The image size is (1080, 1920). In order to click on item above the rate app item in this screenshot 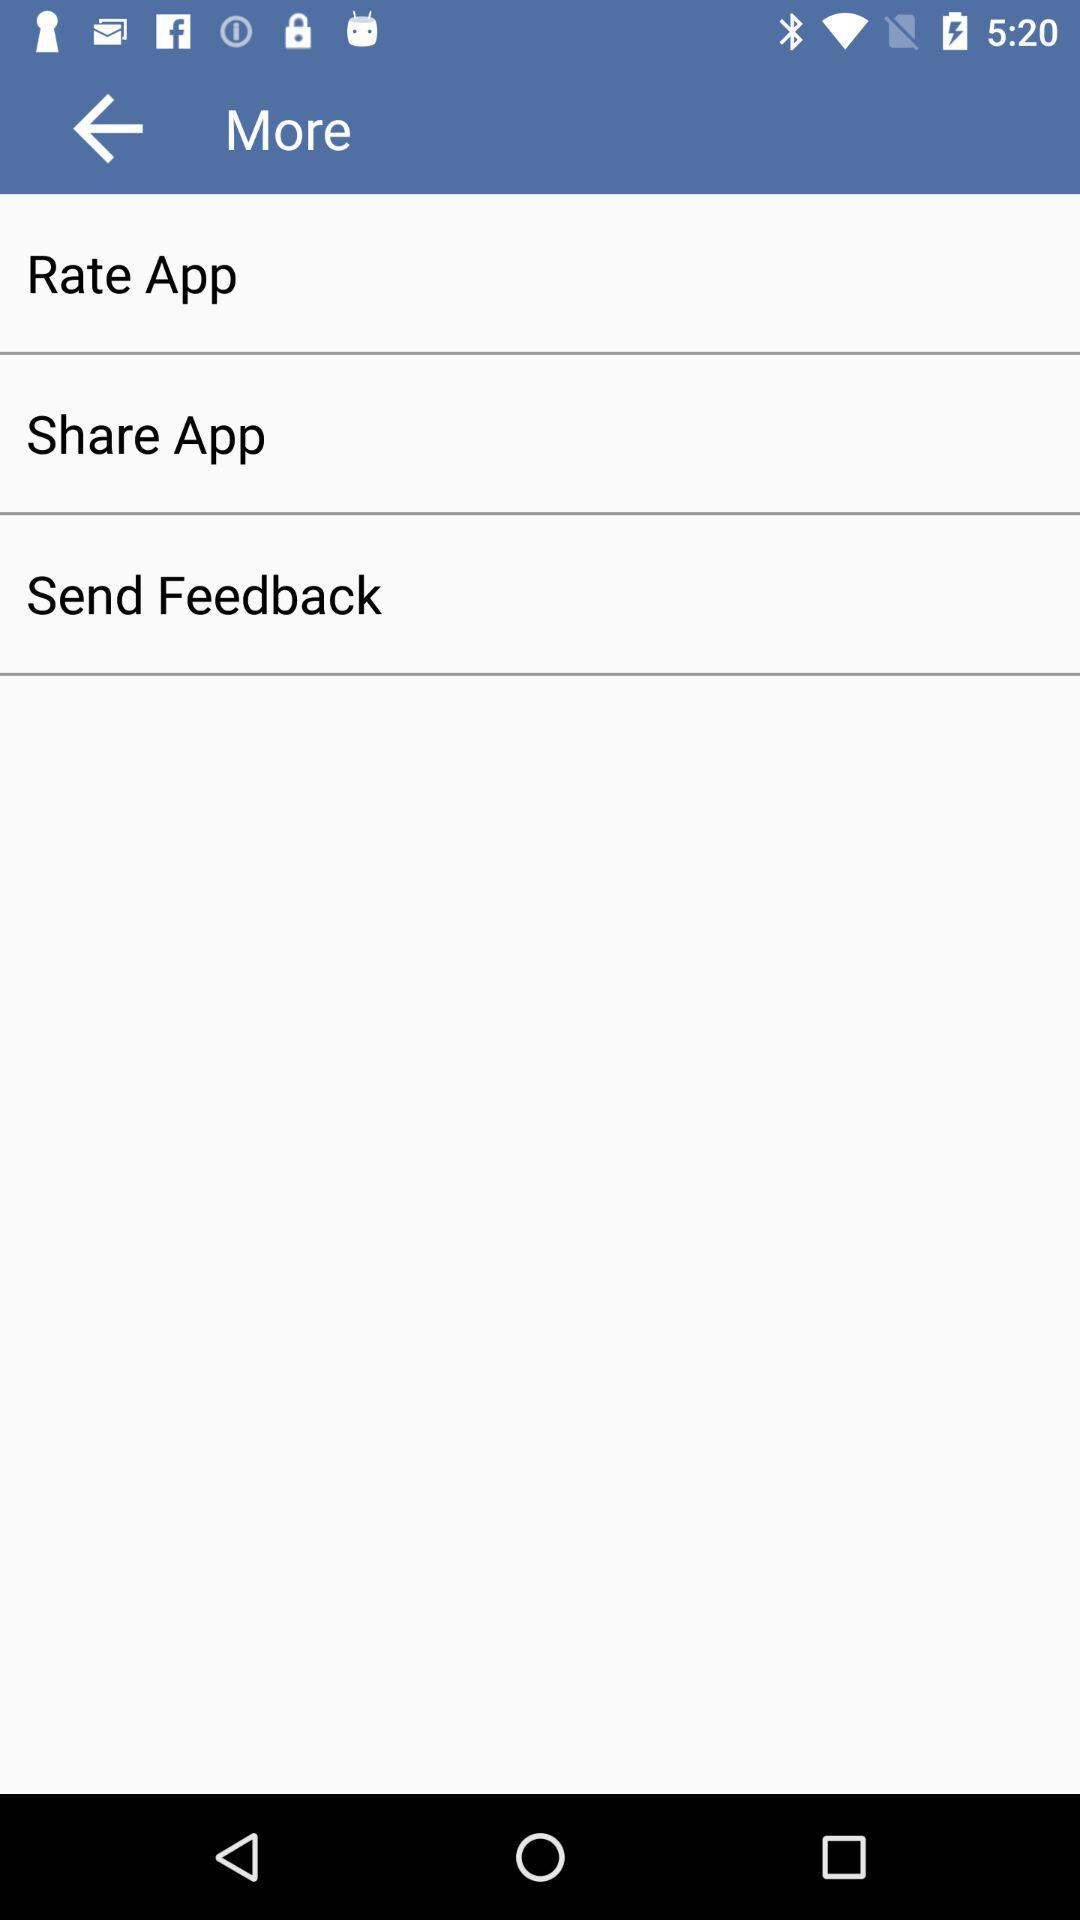, I will do `click(108, 127)`.